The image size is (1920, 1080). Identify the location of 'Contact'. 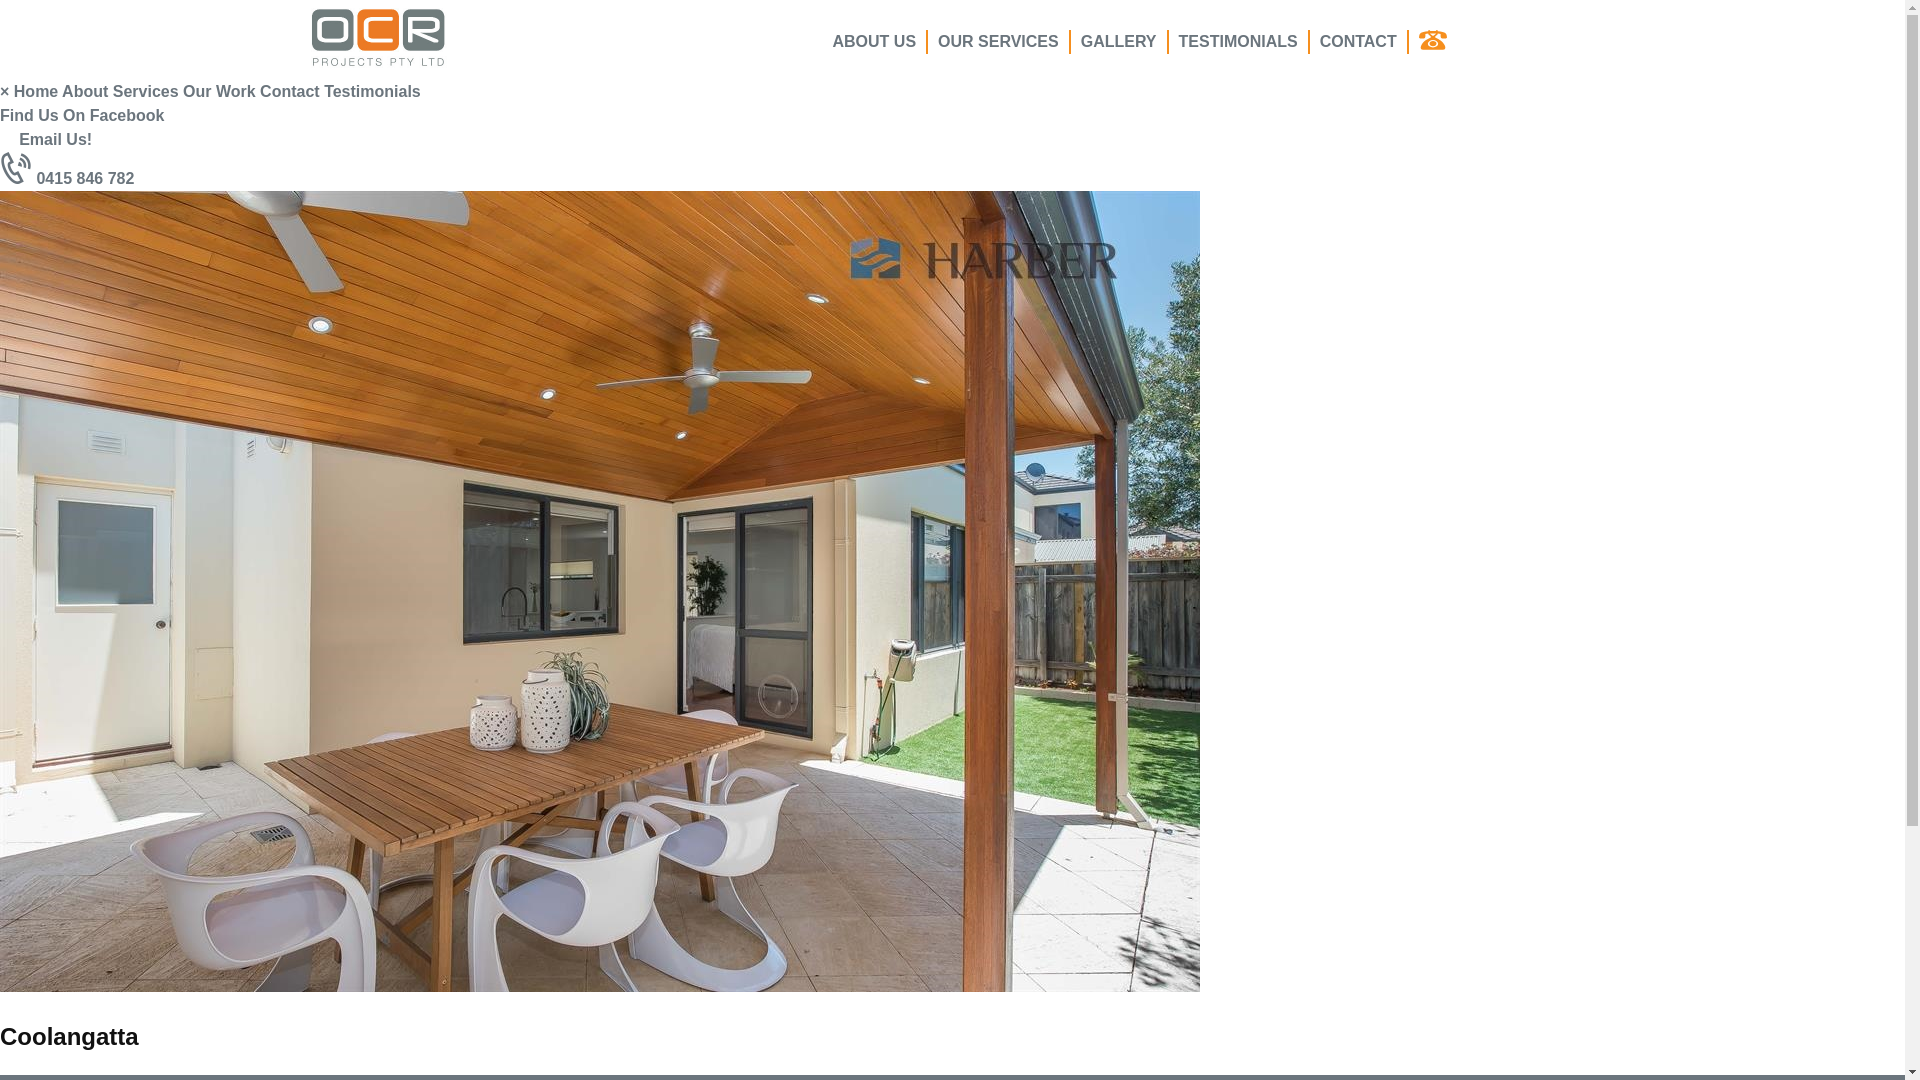
(288, 91).